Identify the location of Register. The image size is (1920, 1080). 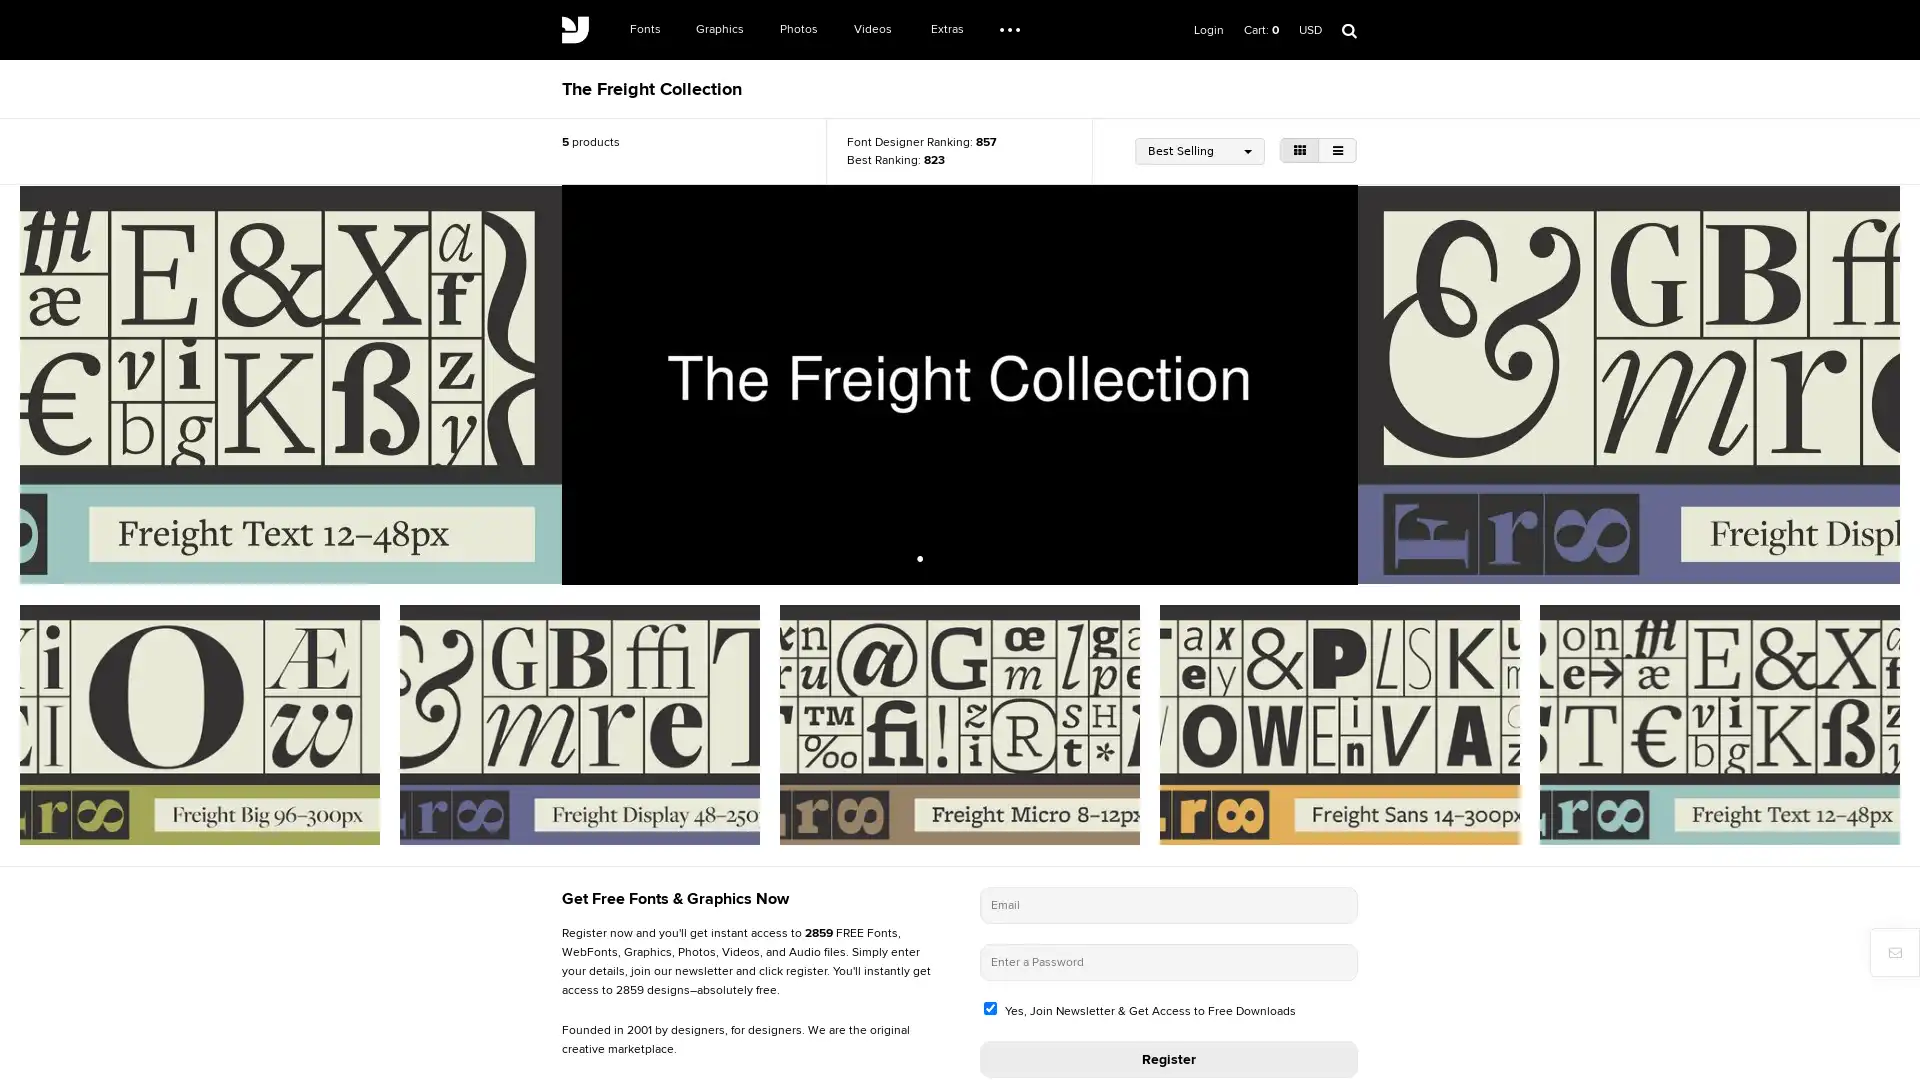
(1169, 1058).